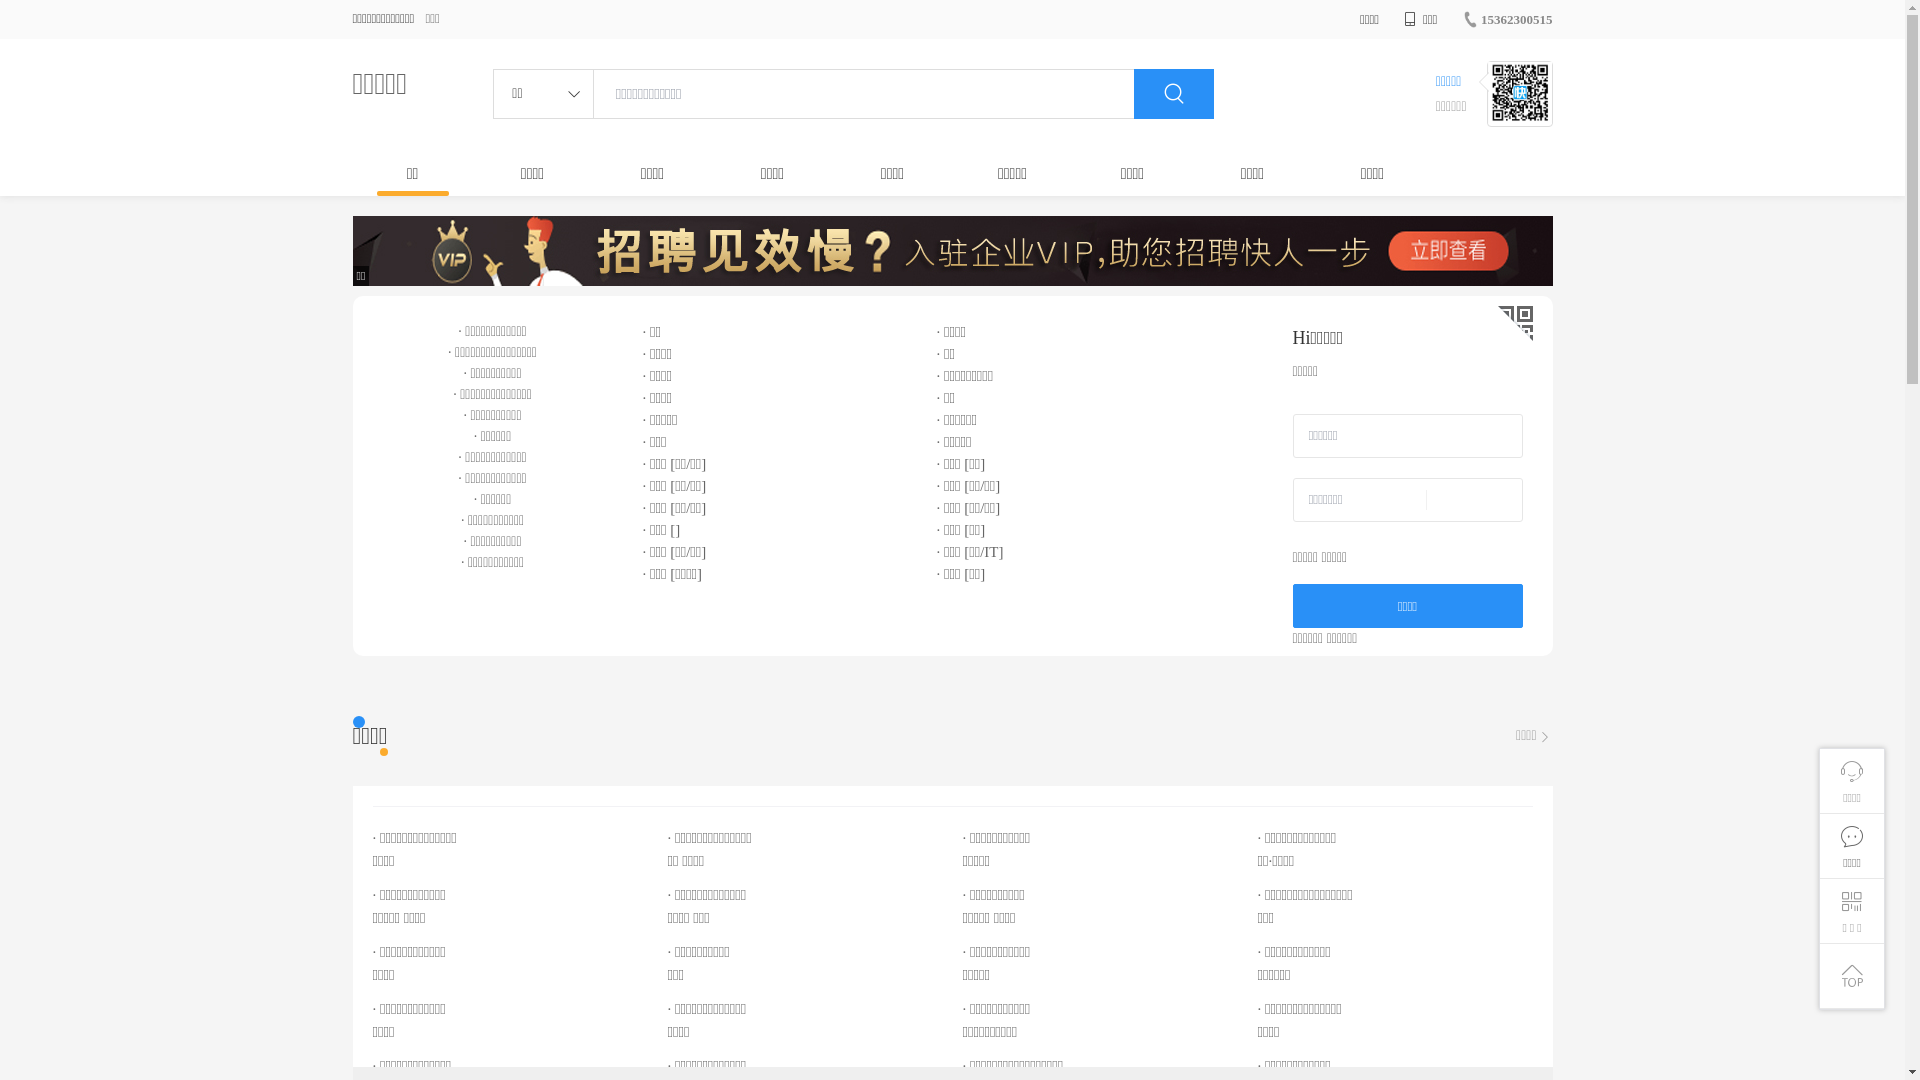 This screenshot has height=1080, width=1920. Describe the element at coordinates (1462, 19) in the screenshot. I see `'15362300515'` at that location.